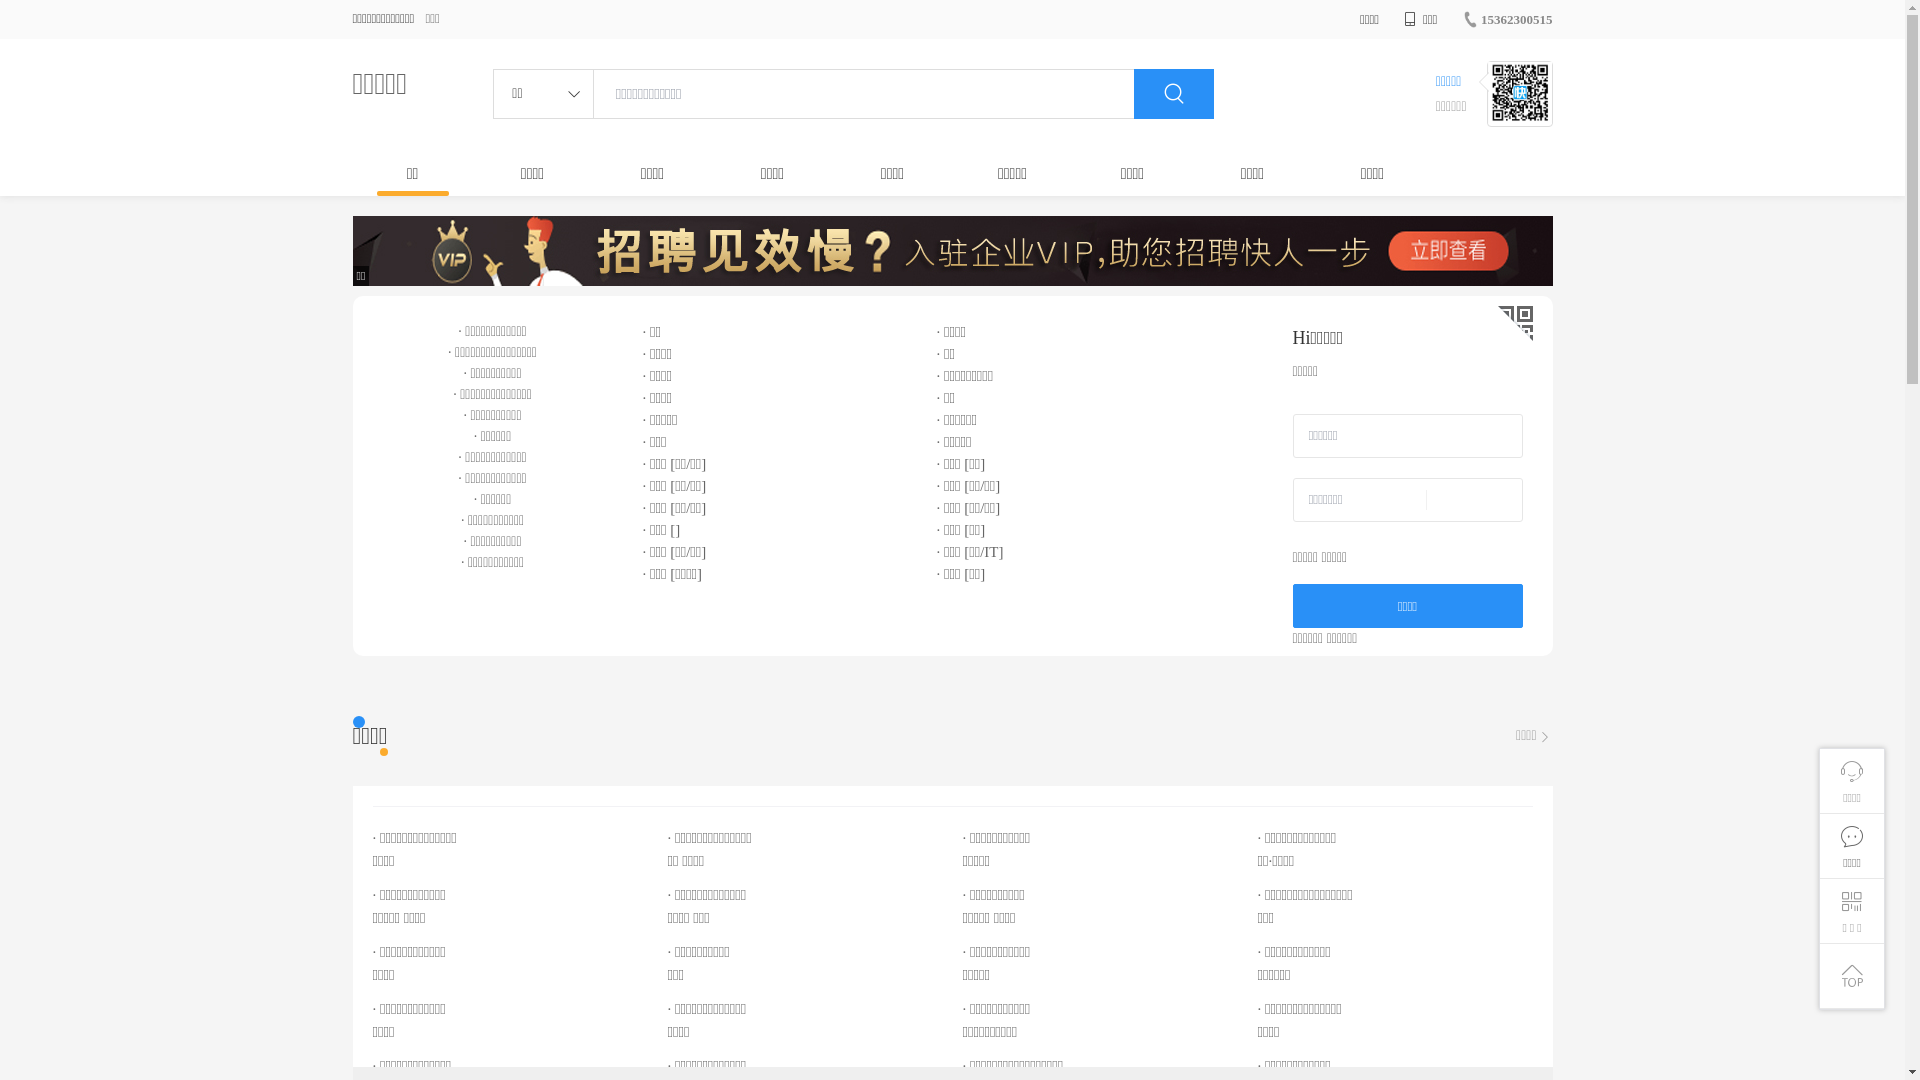 This screenshot has height=1080, width=1920. Describe the element at coordinates (1462, 19) in the screenshot. I see `'15362300515'` at that location.